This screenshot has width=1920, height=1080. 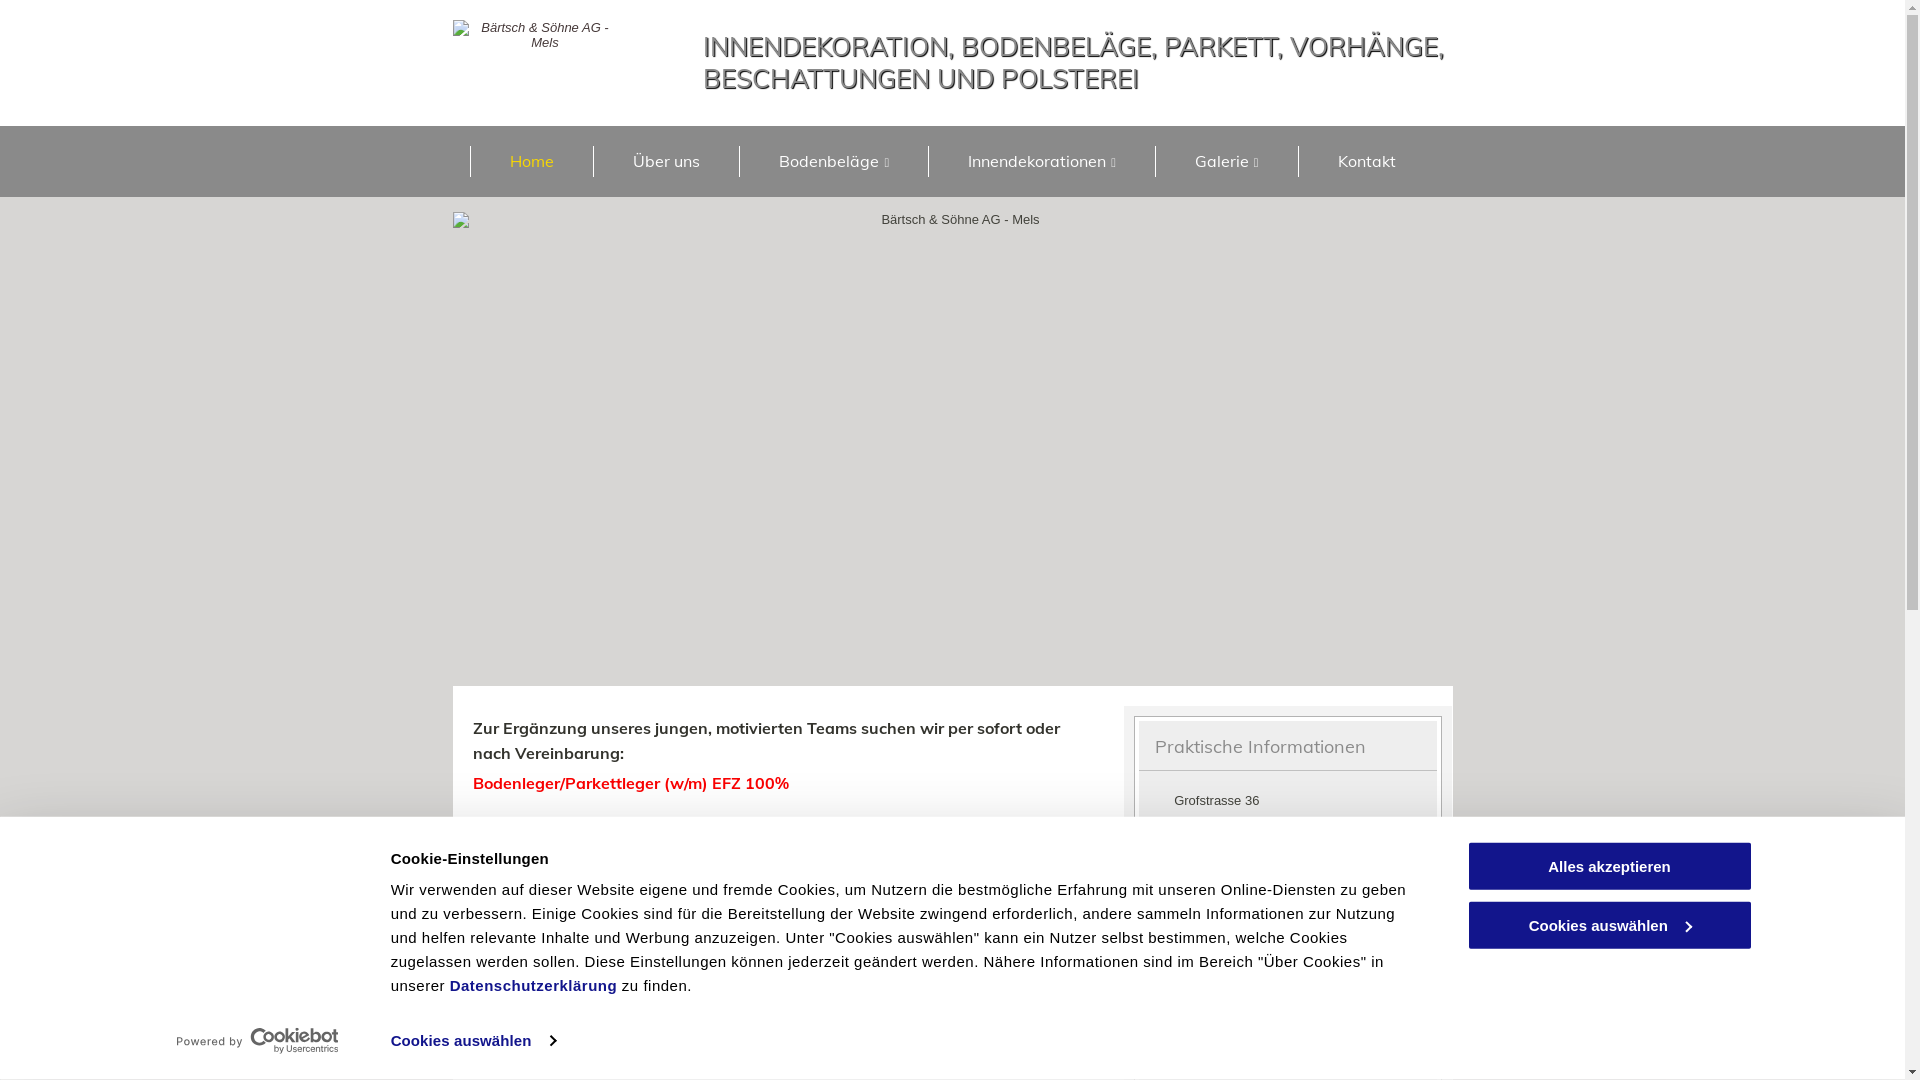 I want to click on 'Home', so click(x=531, y=160).